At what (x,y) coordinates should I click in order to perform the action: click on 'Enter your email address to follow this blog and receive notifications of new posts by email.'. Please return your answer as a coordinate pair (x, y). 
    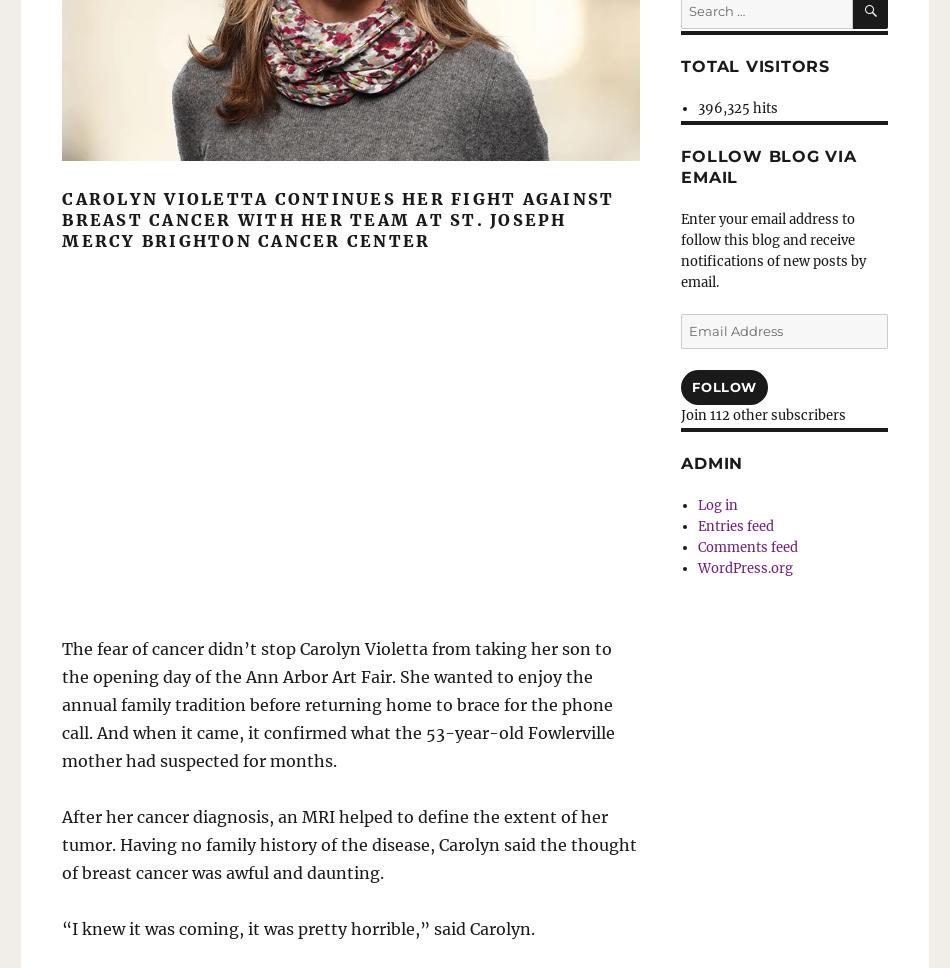
    Looking at the image, I should click on (772, 250).